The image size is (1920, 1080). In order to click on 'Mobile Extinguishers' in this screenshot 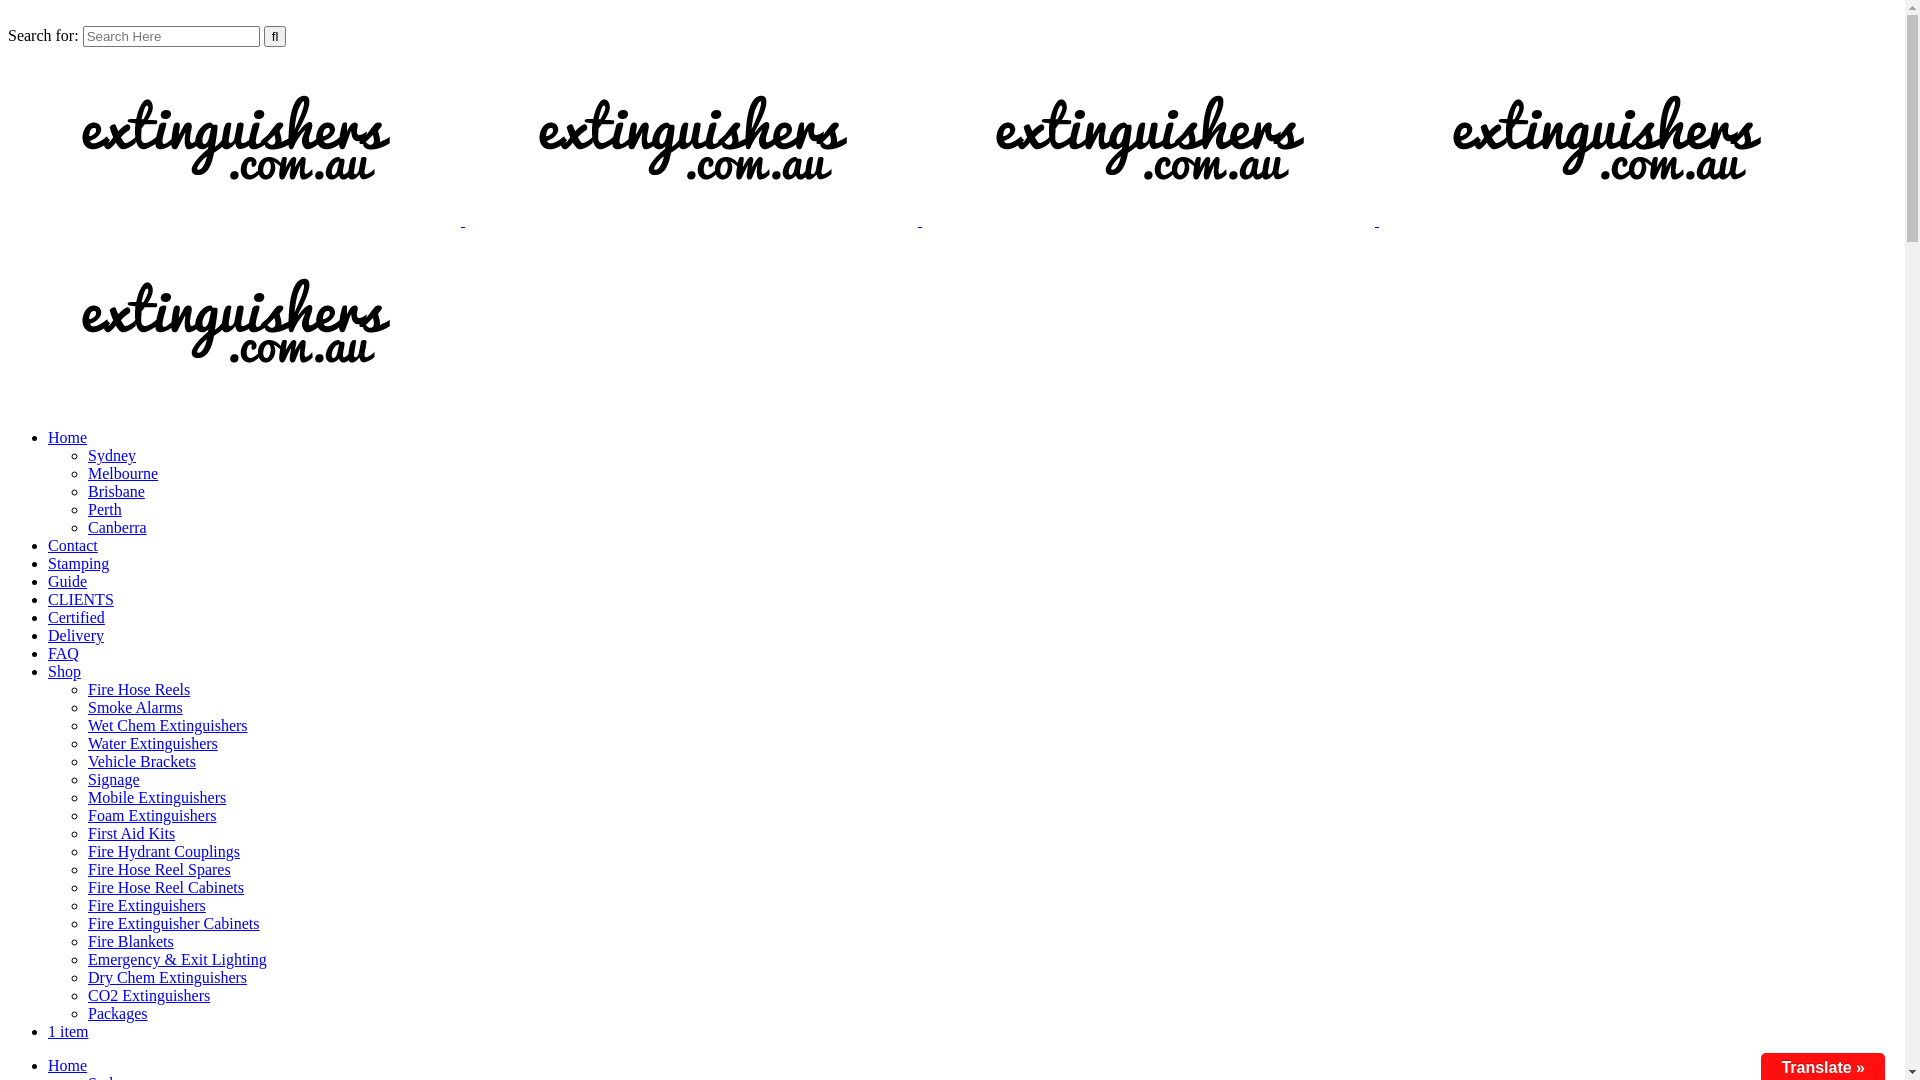, I will do `click(156, 796)`.